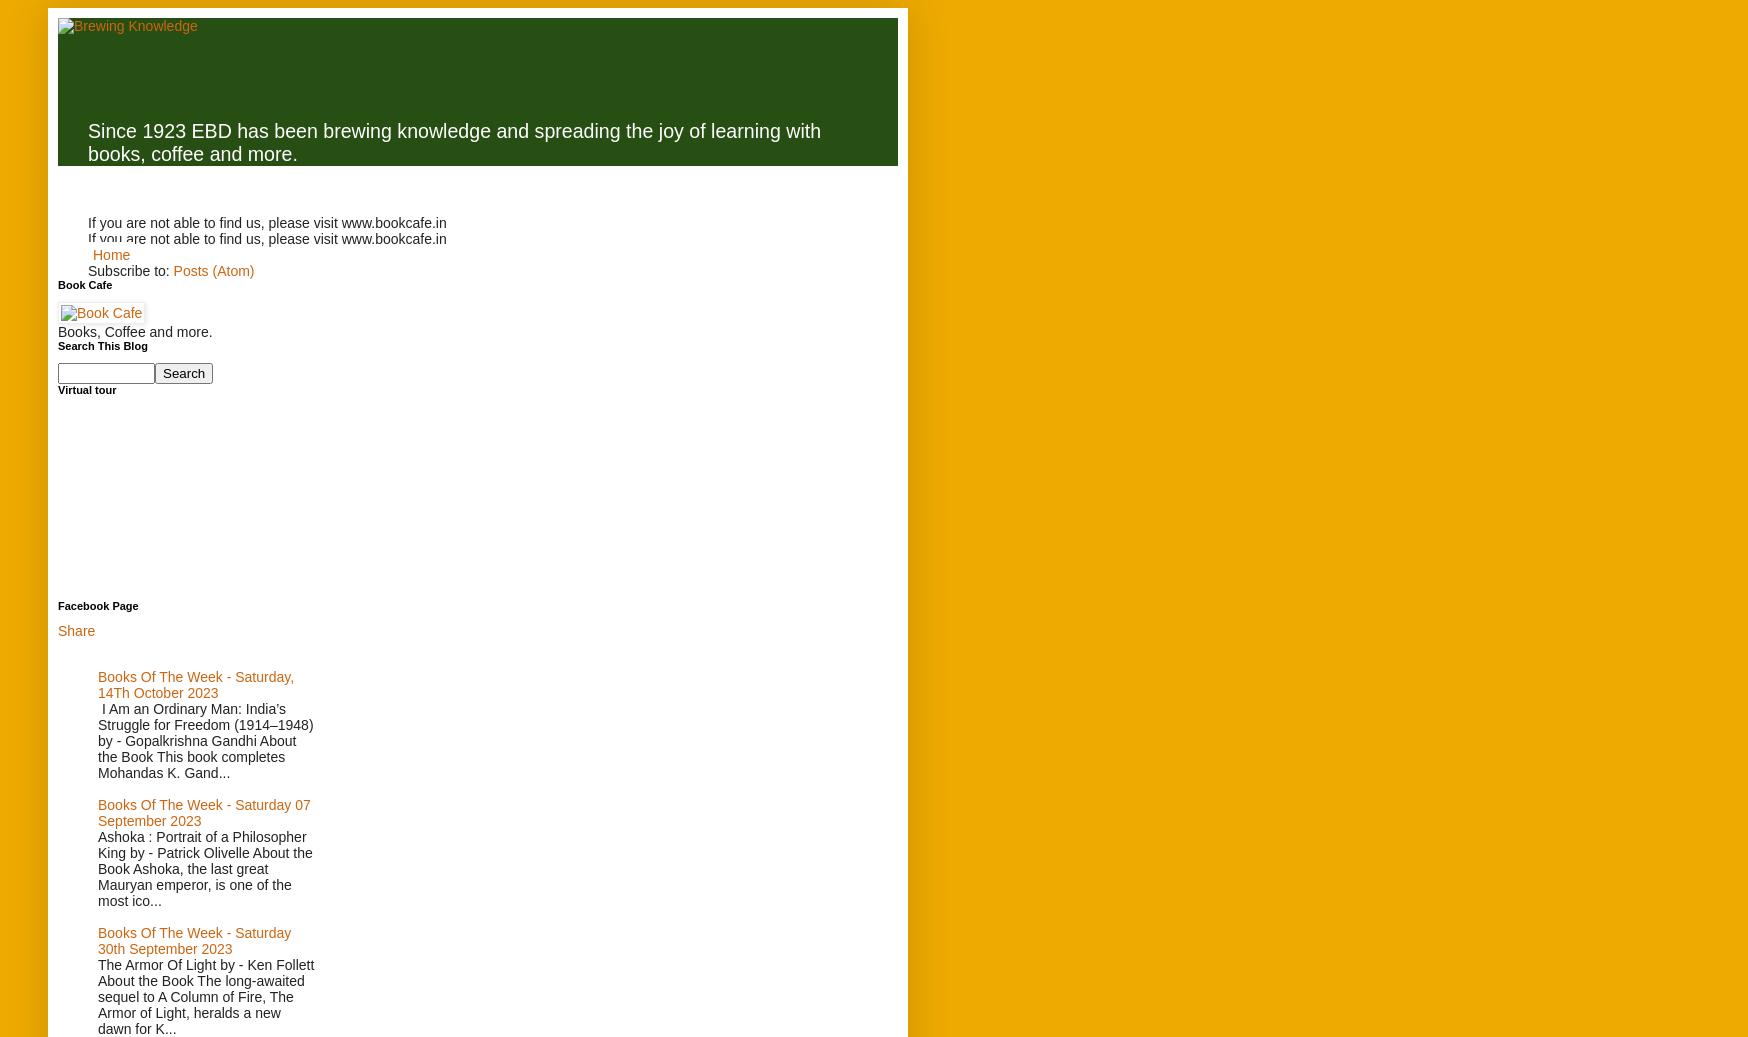 Image resolution: width=1748 pixels, height=1037 pixels. Describe the element at coordinates (98, 813) in the screenshot. I see `'Books Of The Week - Saturday 07 September 2023'` at that location.